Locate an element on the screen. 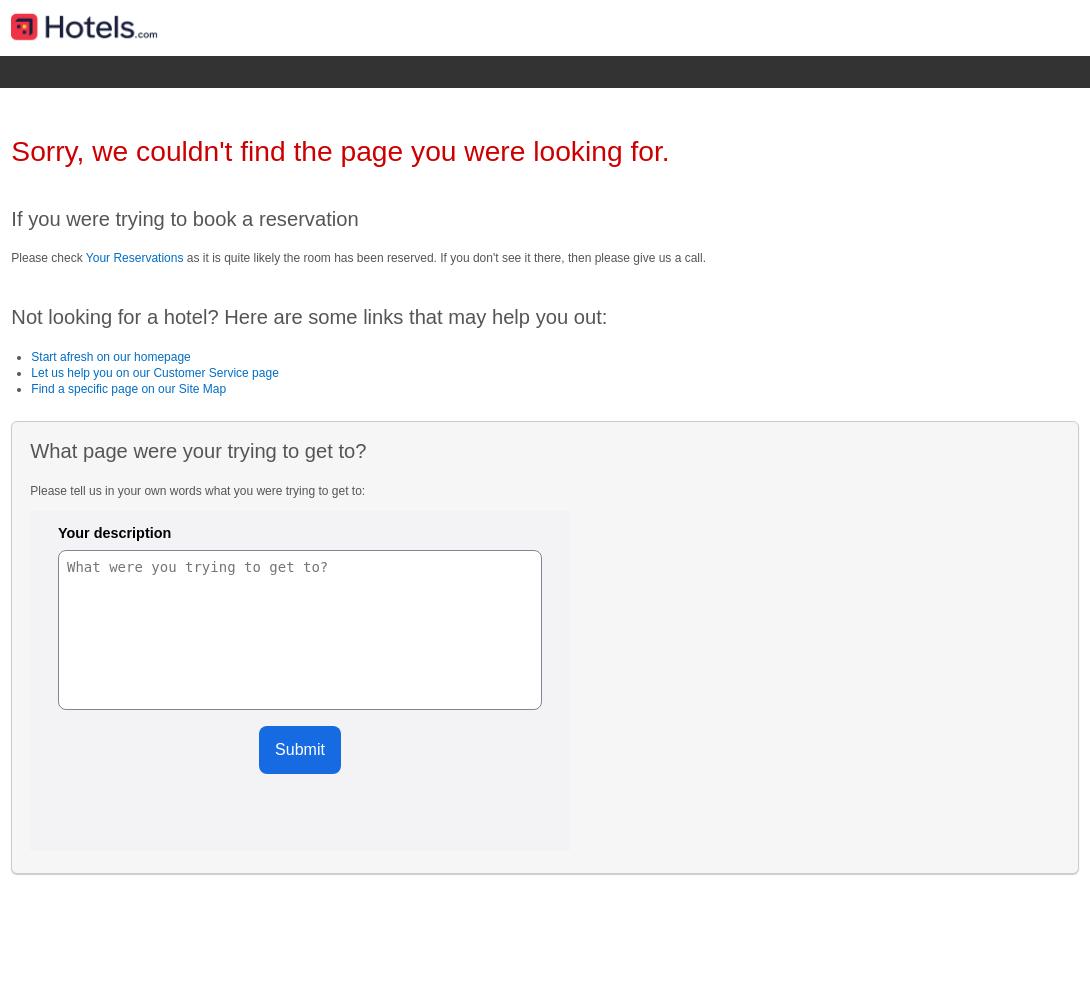 This screenshot has width=1090, height=1000. 'Please check' is located at coordinates (47, 257).